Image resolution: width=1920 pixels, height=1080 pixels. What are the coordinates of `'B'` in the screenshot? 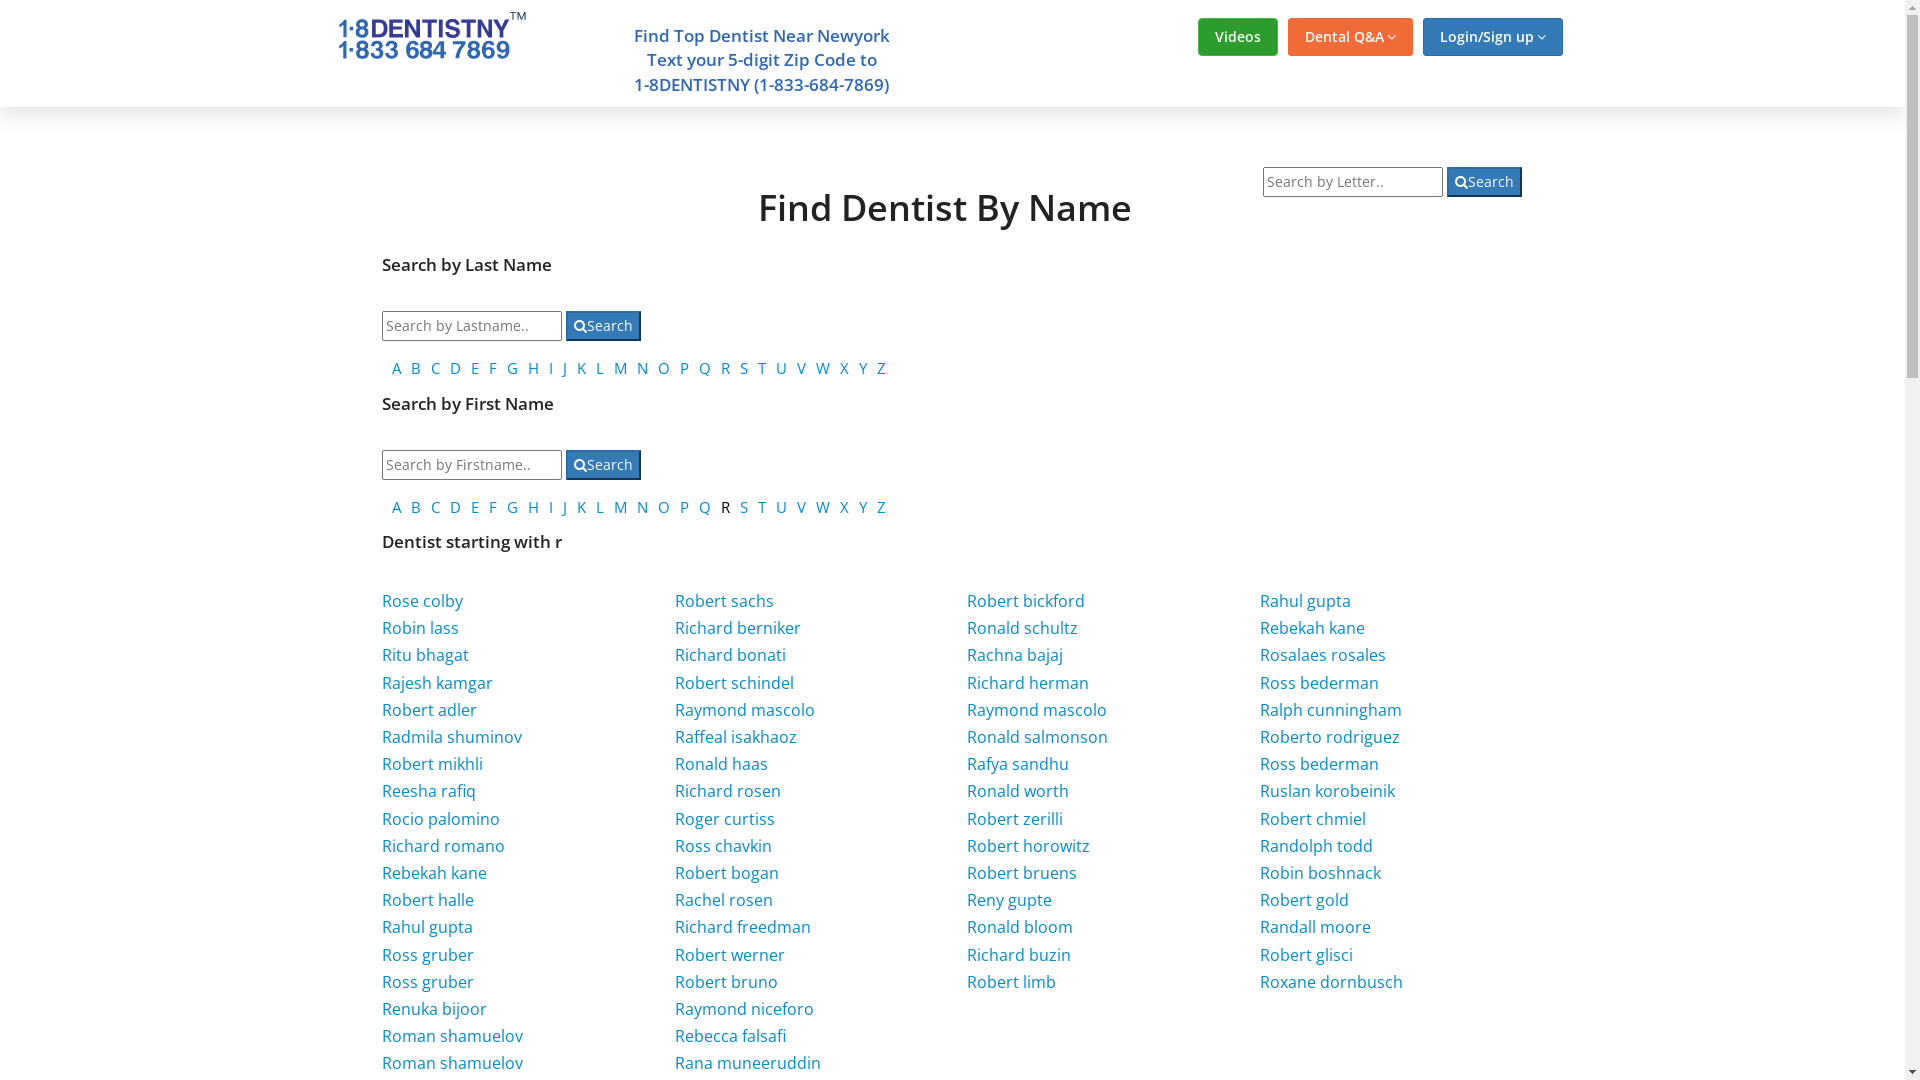 It's located at (415, 505).